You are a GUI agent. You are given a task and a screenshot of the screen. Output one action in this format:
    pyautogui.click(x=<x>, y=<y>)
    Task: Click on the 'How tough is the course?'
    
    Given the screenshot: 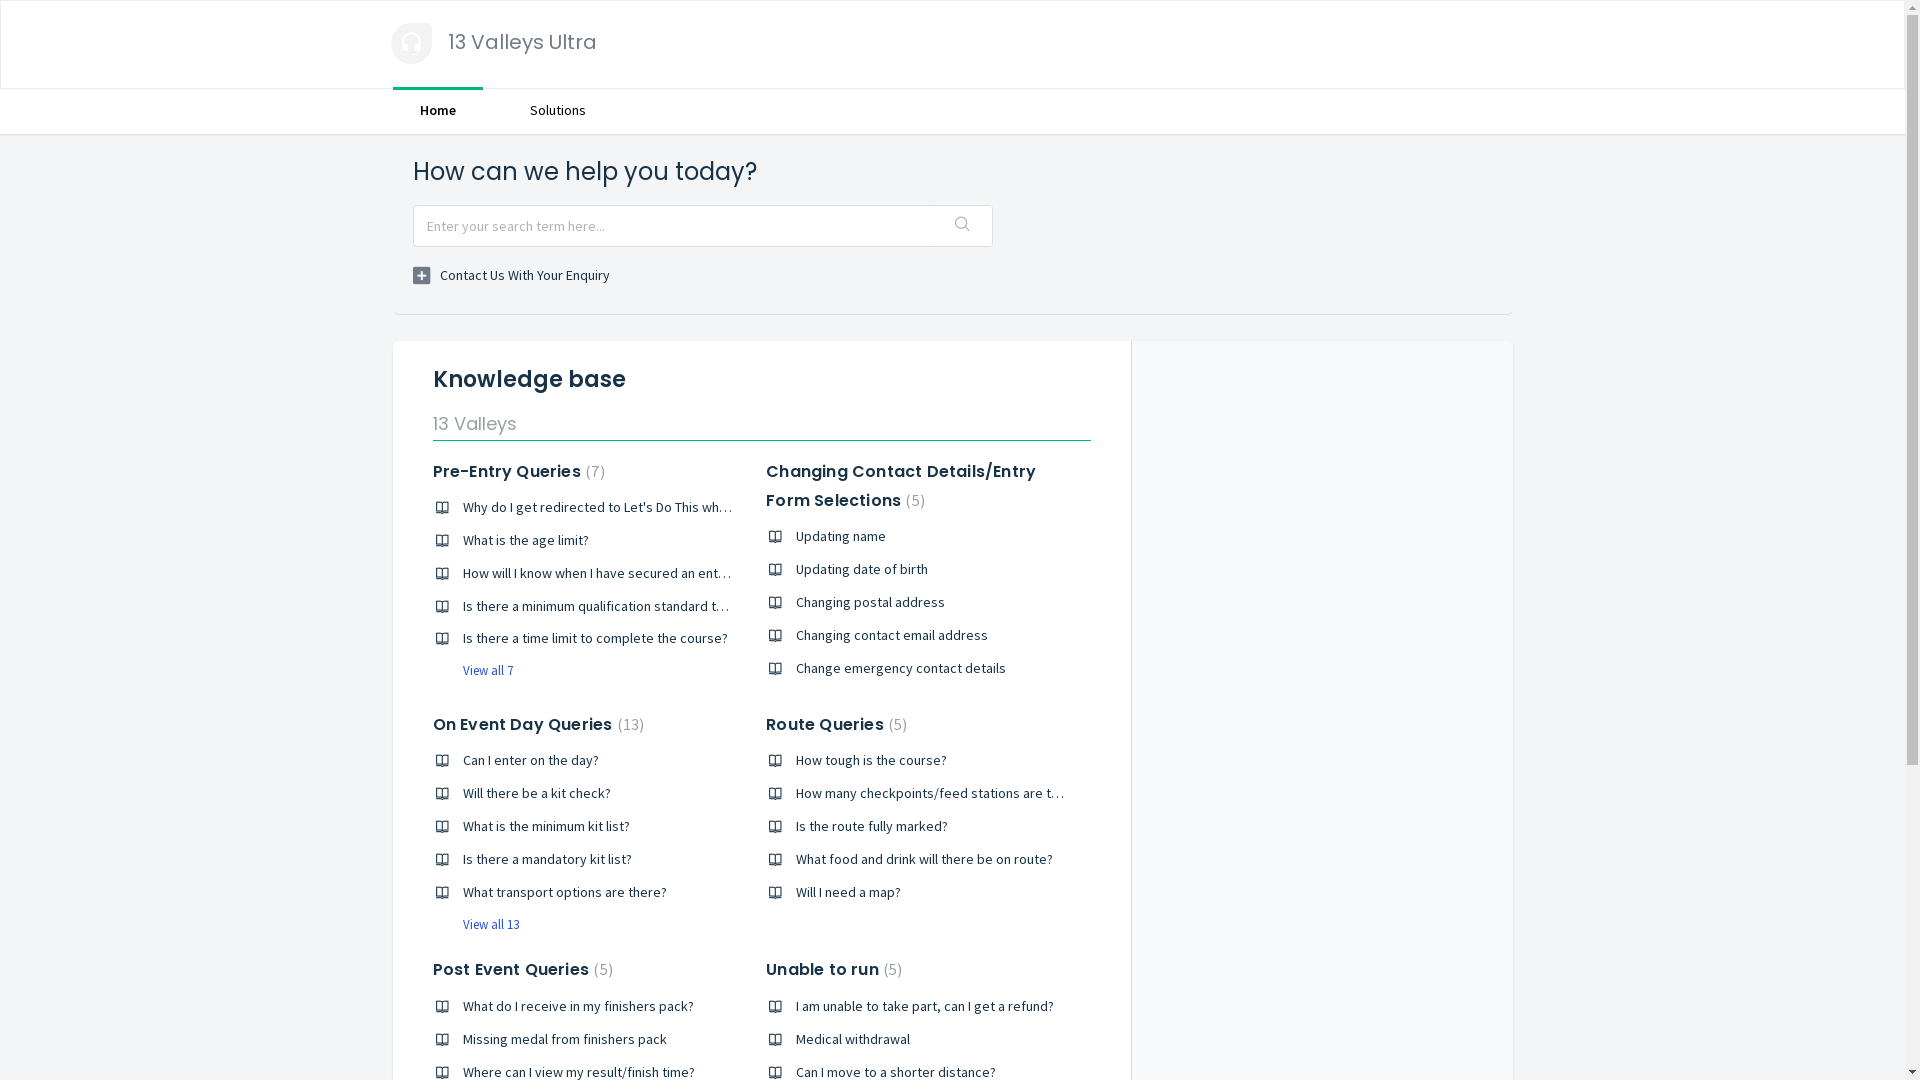 What is the action you would take?
    pyautogui.click(x=871, y=759)
    